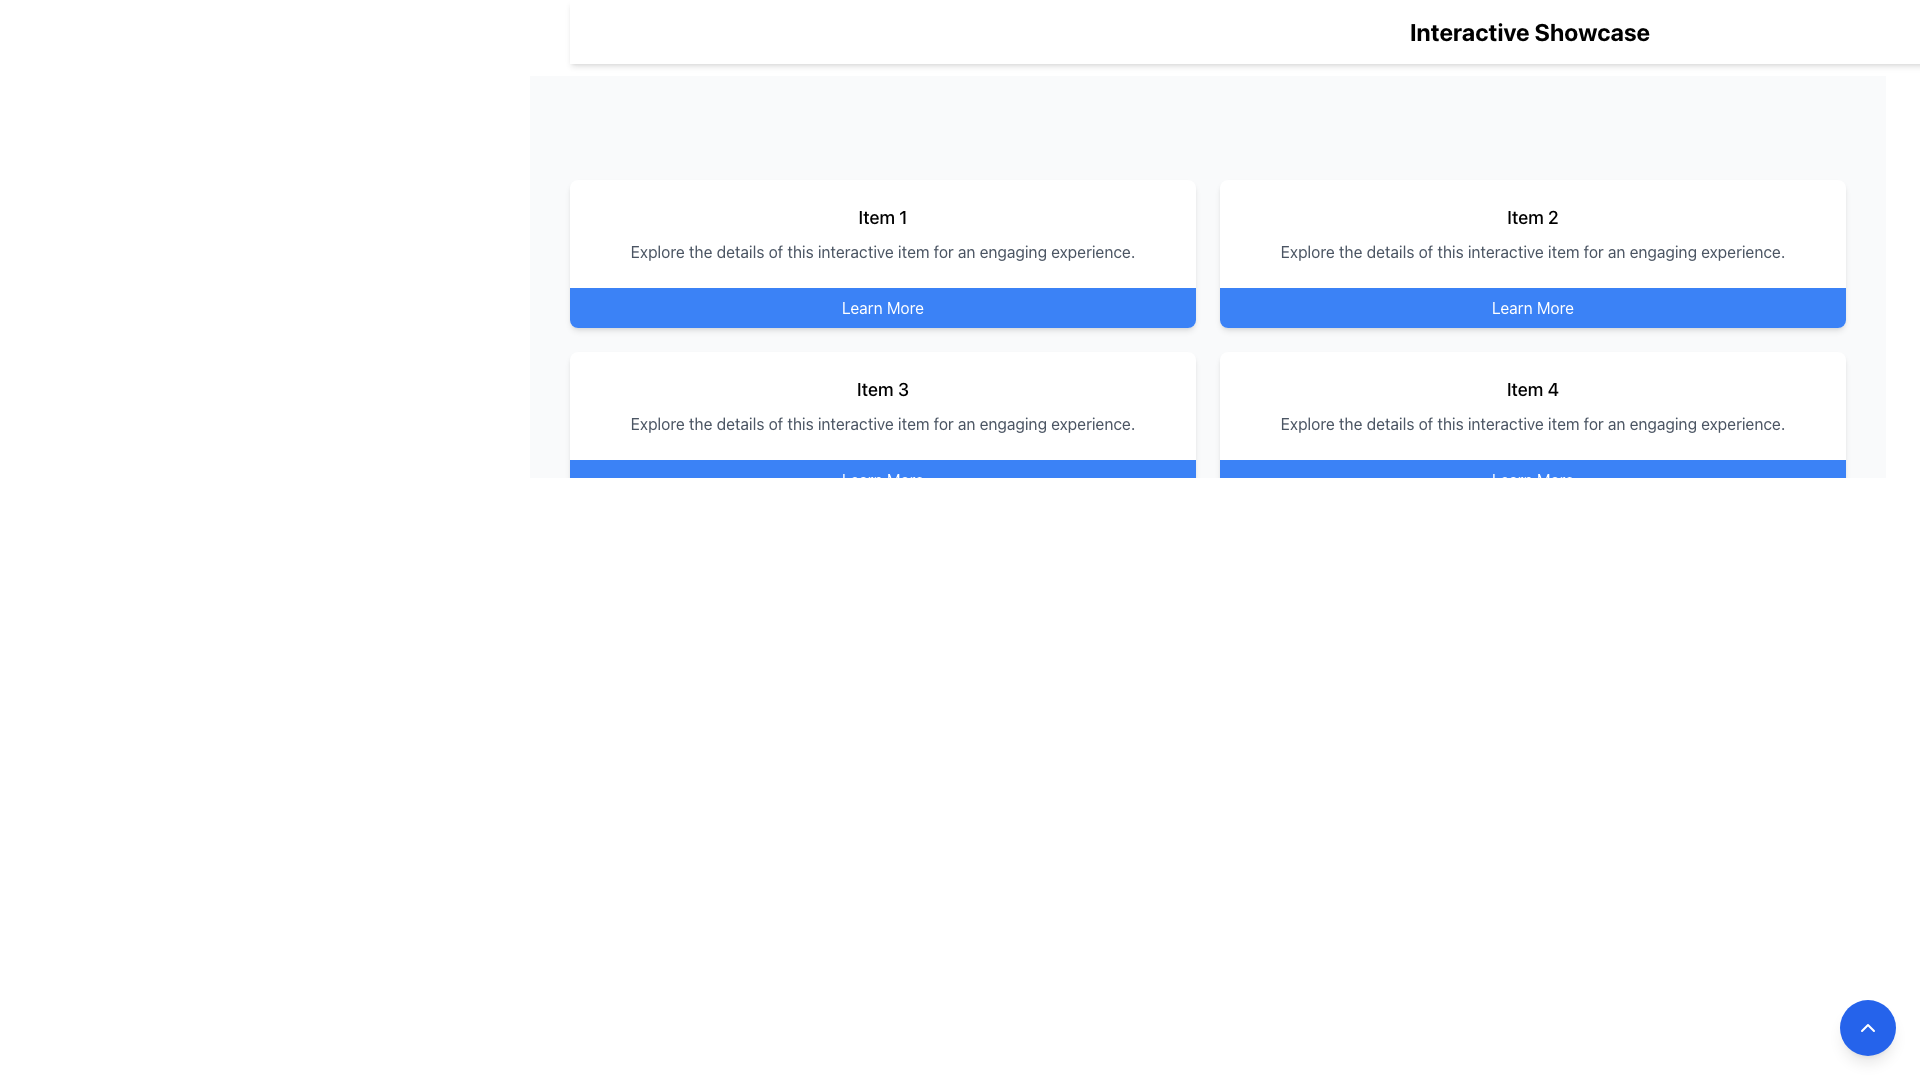 The image size is (1920, 1080). Describe the element at coordinates (882, 233) in the screenshot. I see `the Informational Text Block element labeled 'Item 1', which contains a description stating 'Explore the details of this interactive item for an engaging experience.'` at that location.